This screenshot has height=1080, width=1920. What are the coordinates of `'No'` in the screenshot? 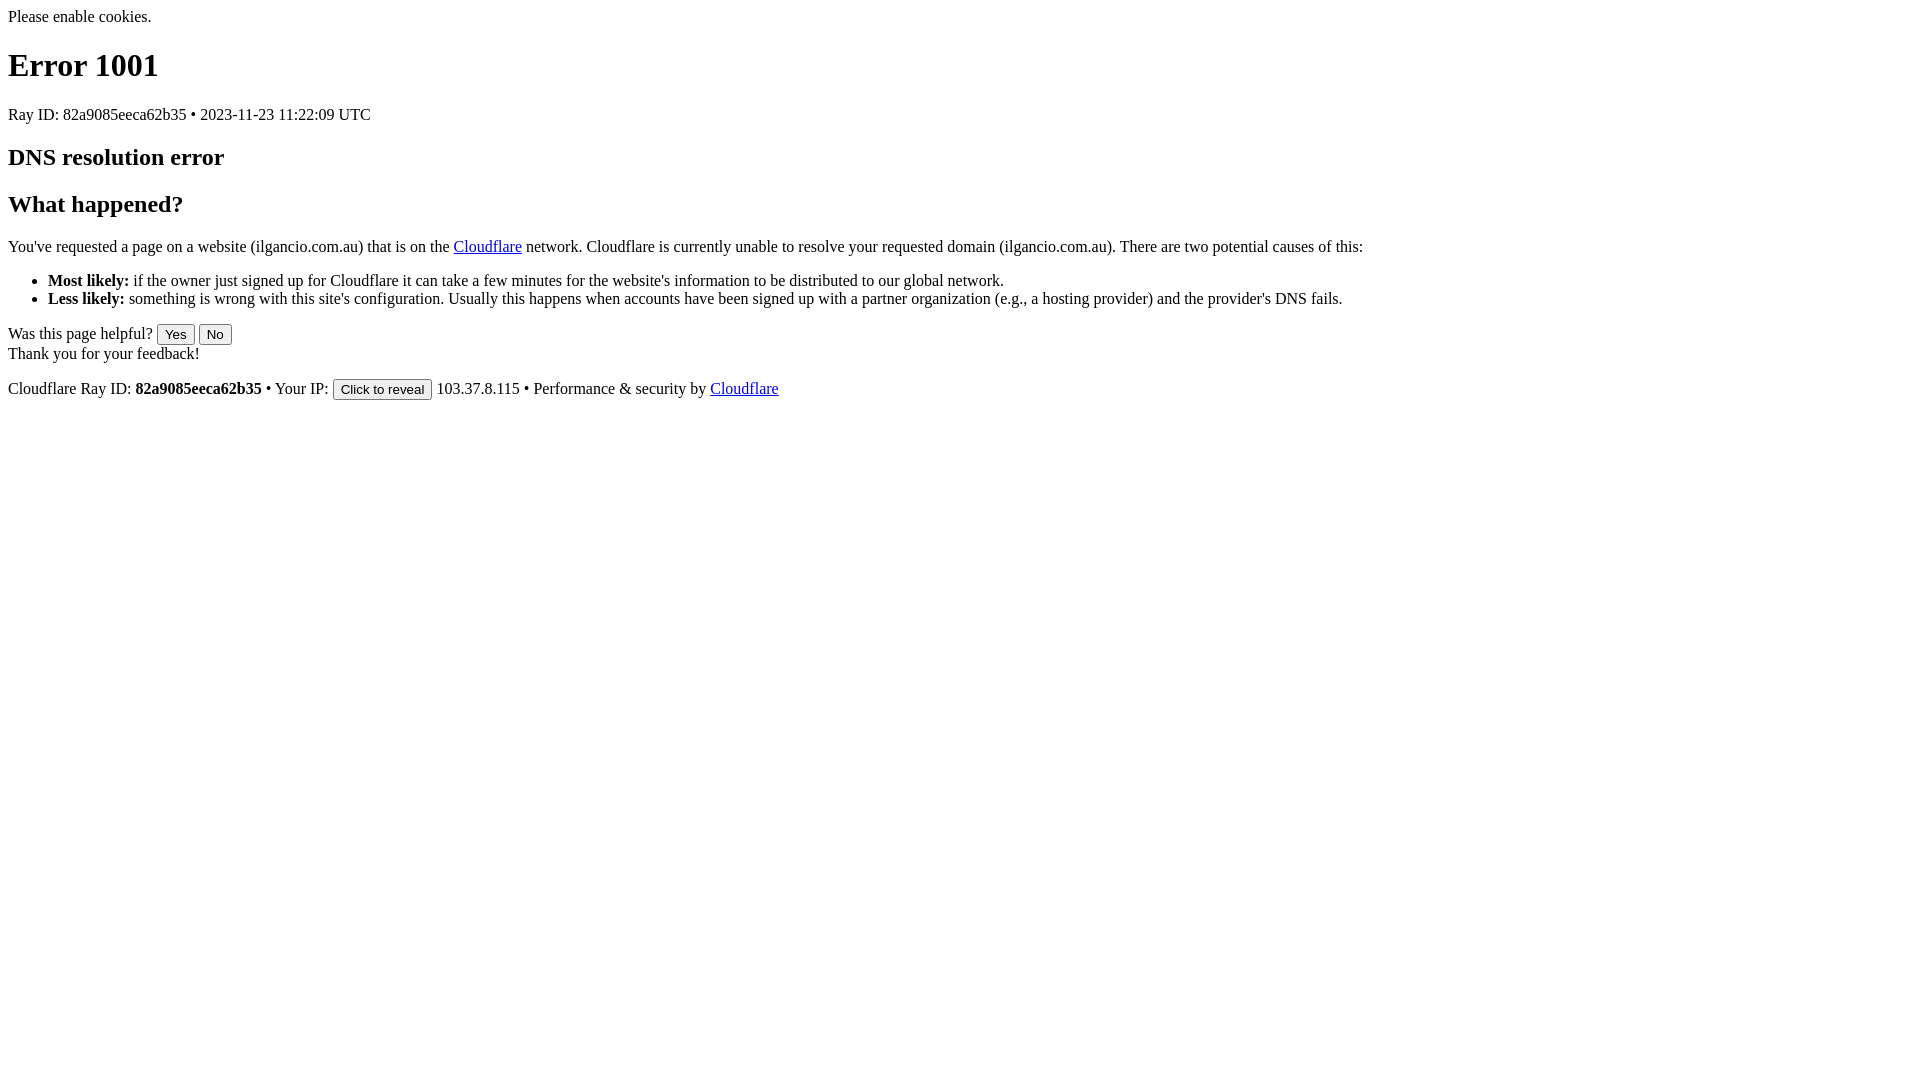 It's located at (198, 333).